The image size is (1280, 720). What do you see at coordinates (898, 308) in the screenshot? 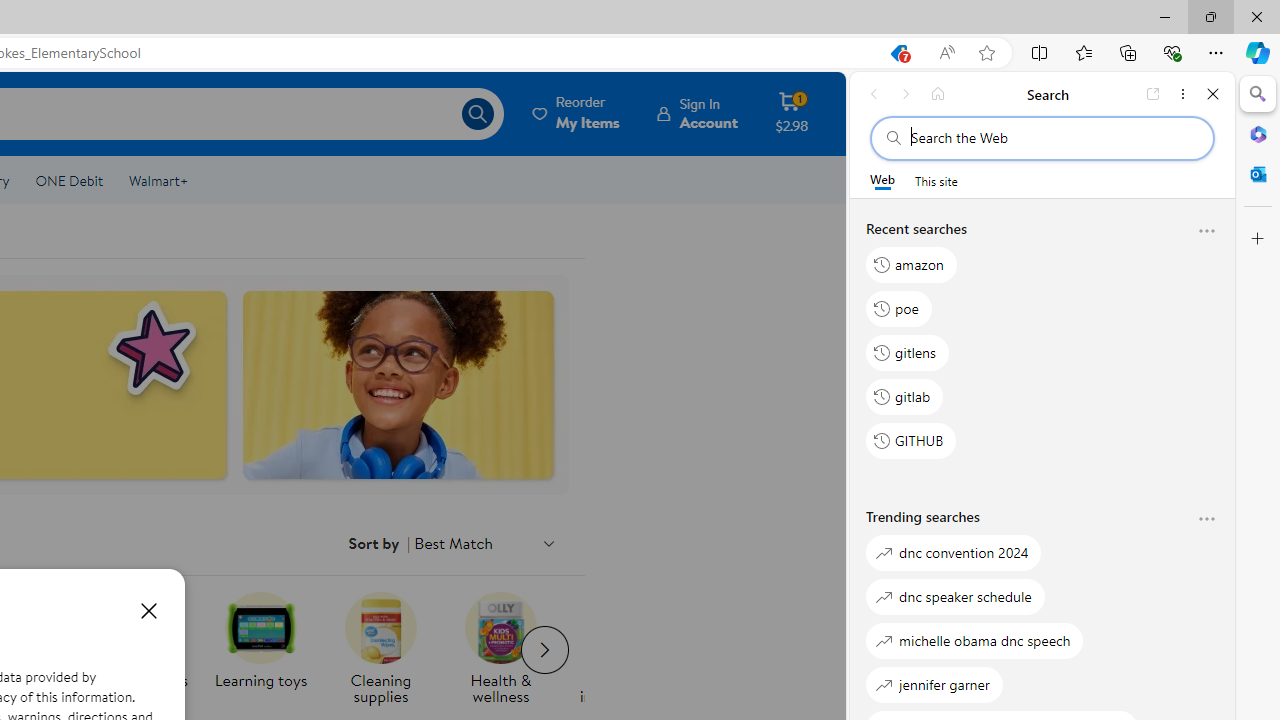
I see `'poe'` at bounding box center [898, 308].